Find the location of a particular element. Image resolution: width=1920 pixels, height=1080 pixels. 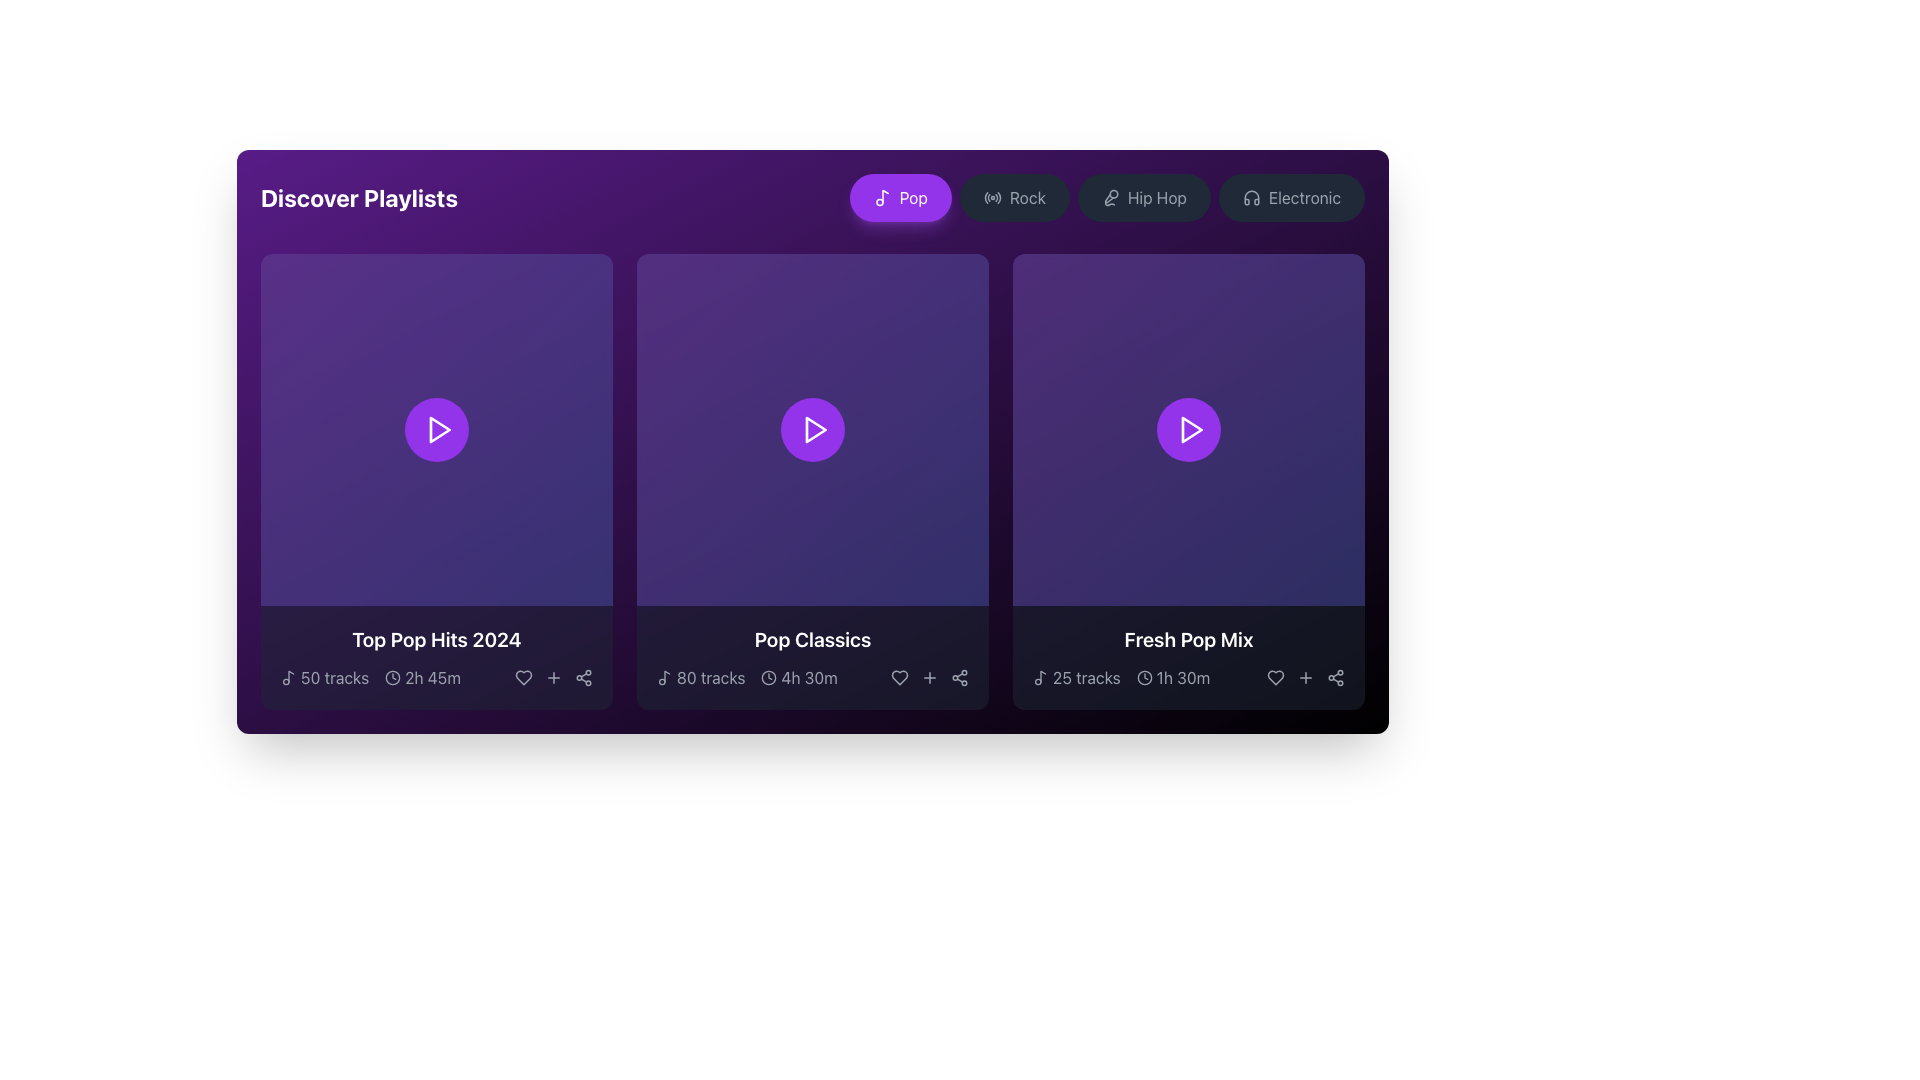

the heart-shaped button with a dark theme located at the bottom of the 'Fresh Pop Mix' playlist card is located at coordinates (1275, 677).